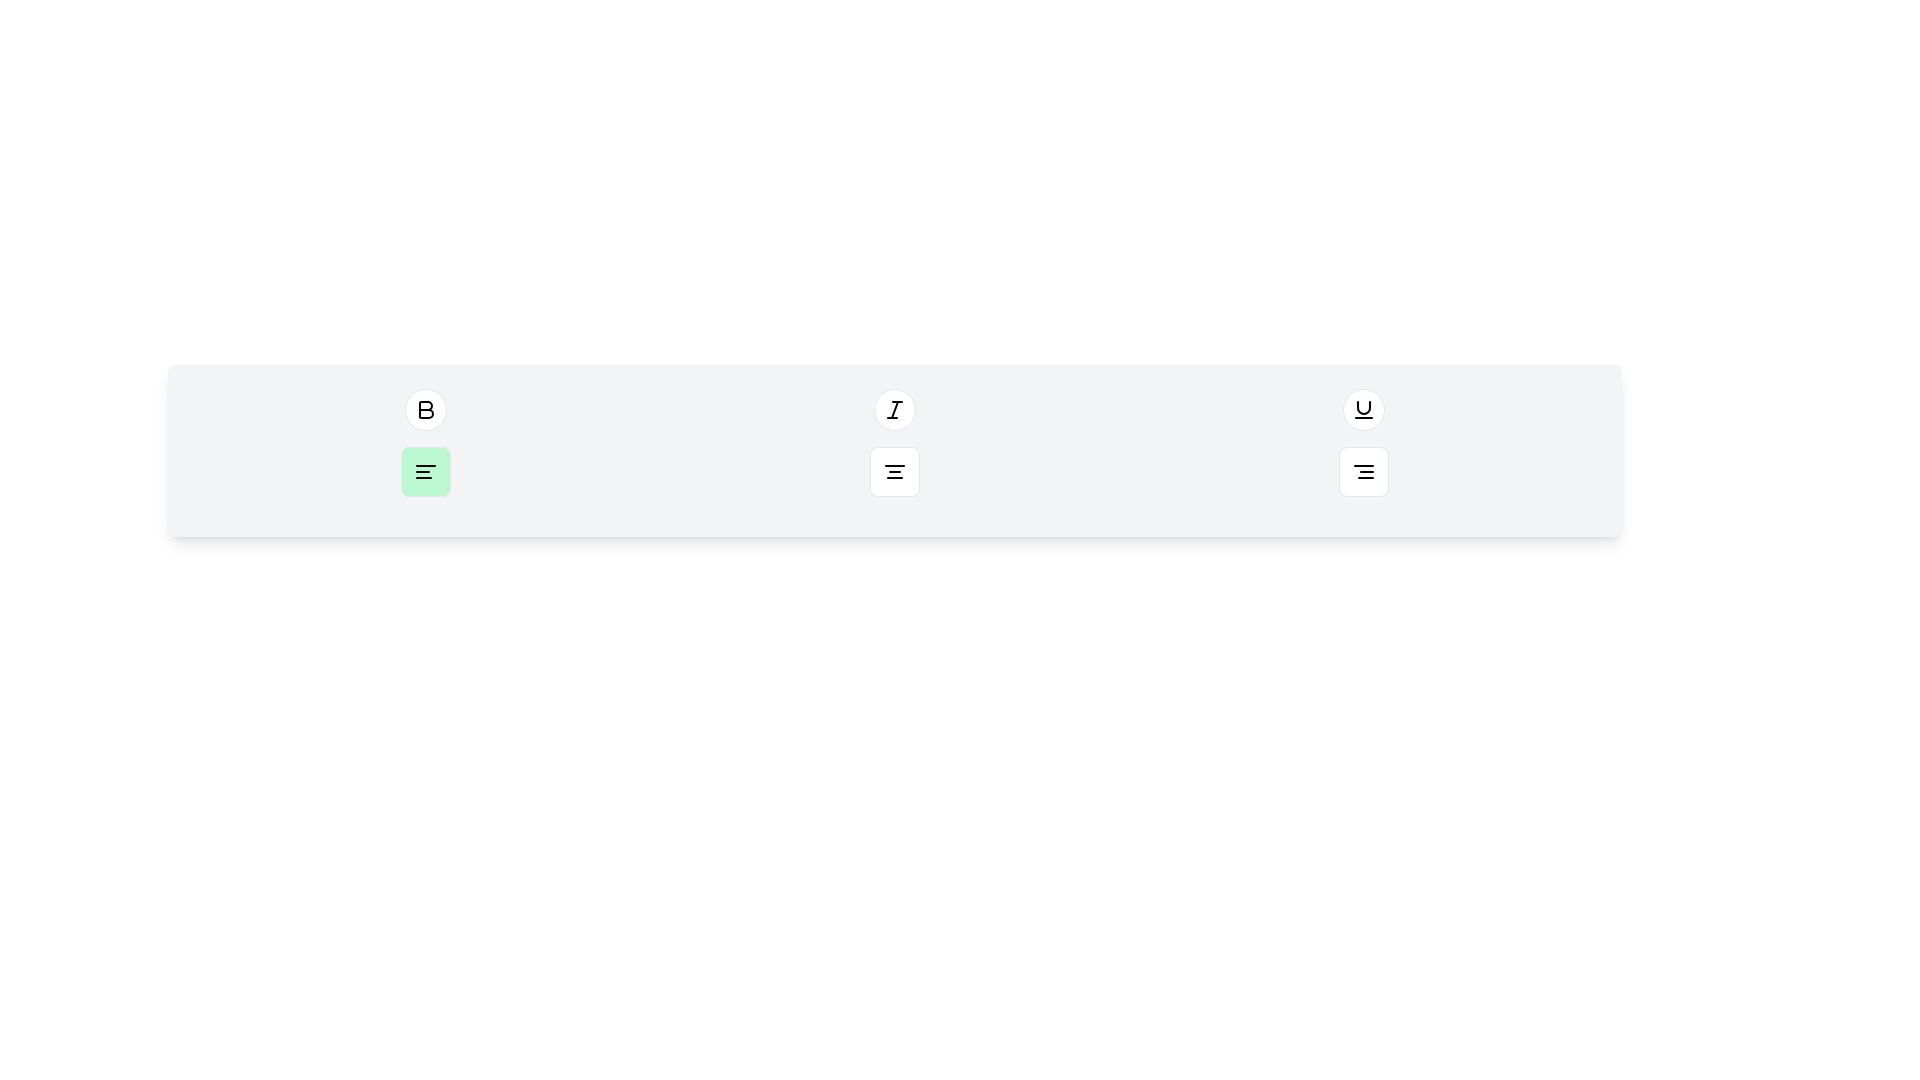 Image resolution: width=1920 pixels, height=1080 pixels. Describe the element at coordinates (1362, 471) in the screenshot. I see `keyboard navigation` at that location.